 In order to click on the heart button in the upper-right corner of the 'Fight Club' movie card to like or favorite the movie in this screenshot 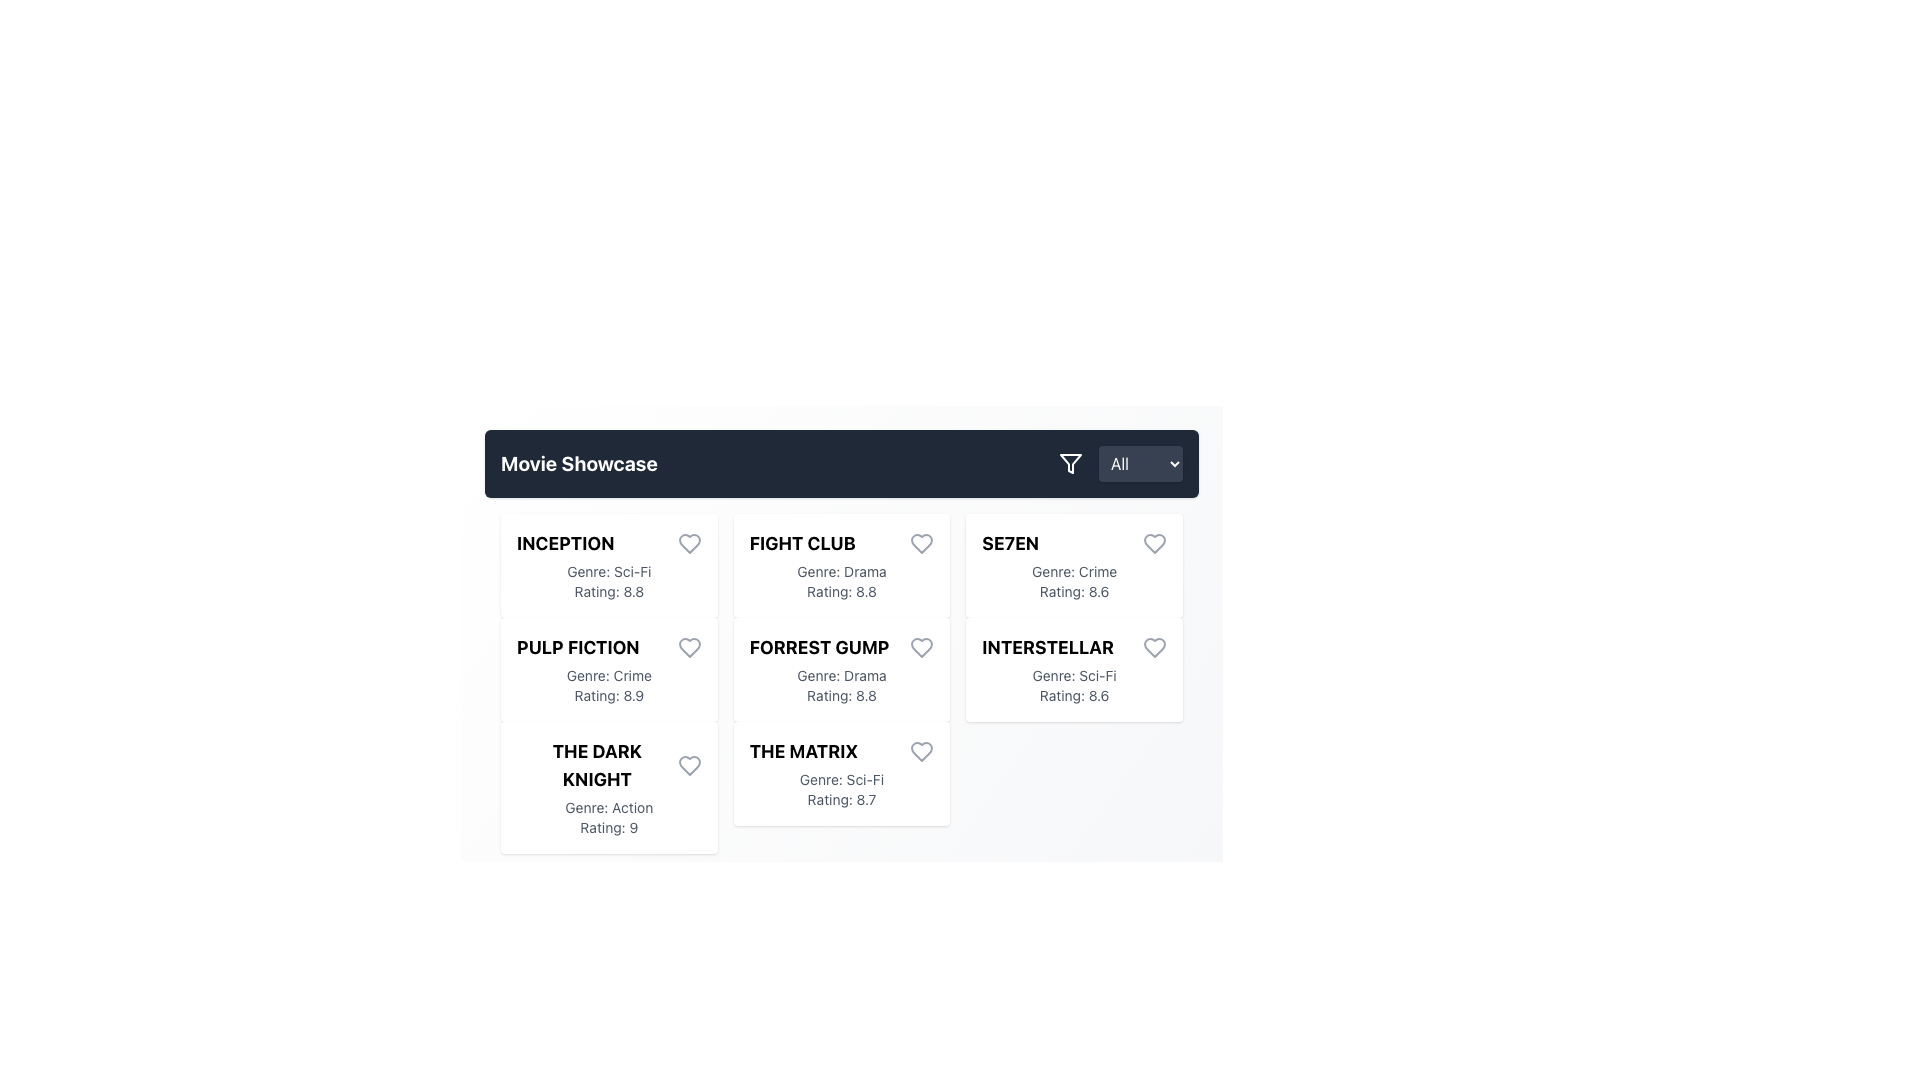, I will do `click(921, 543)`.